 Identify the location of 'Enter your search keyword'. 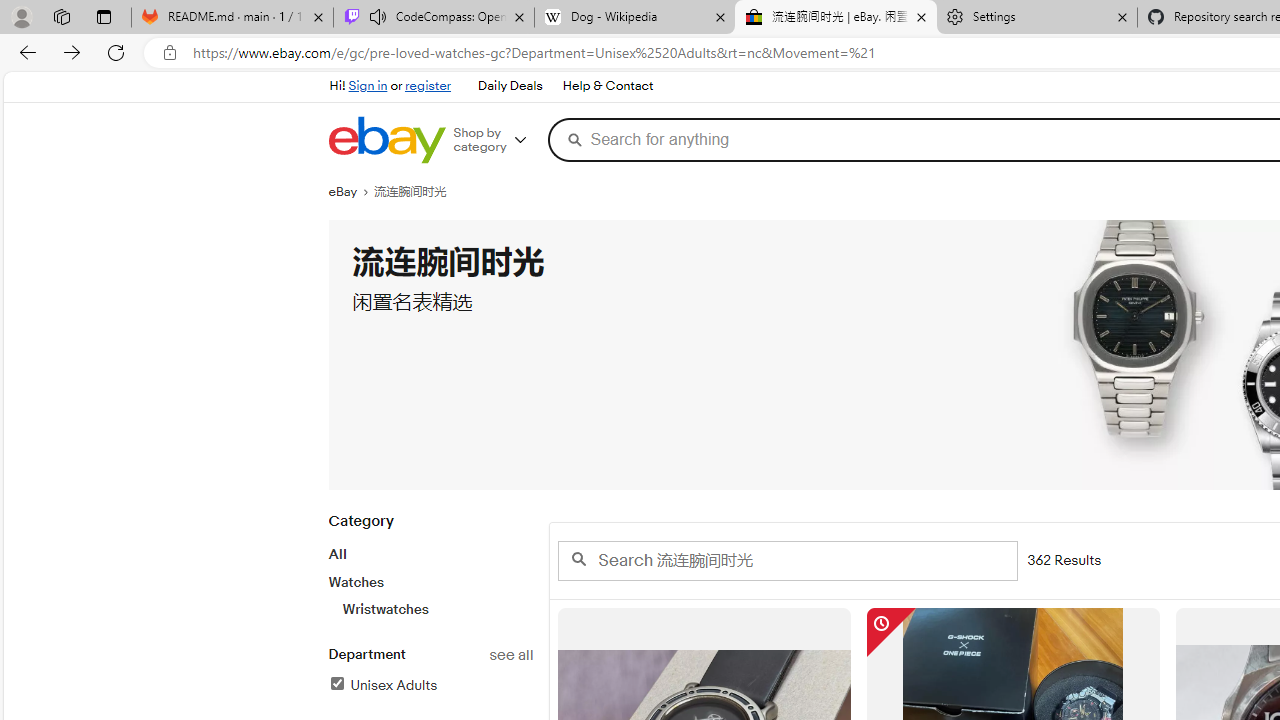
(786, 560).